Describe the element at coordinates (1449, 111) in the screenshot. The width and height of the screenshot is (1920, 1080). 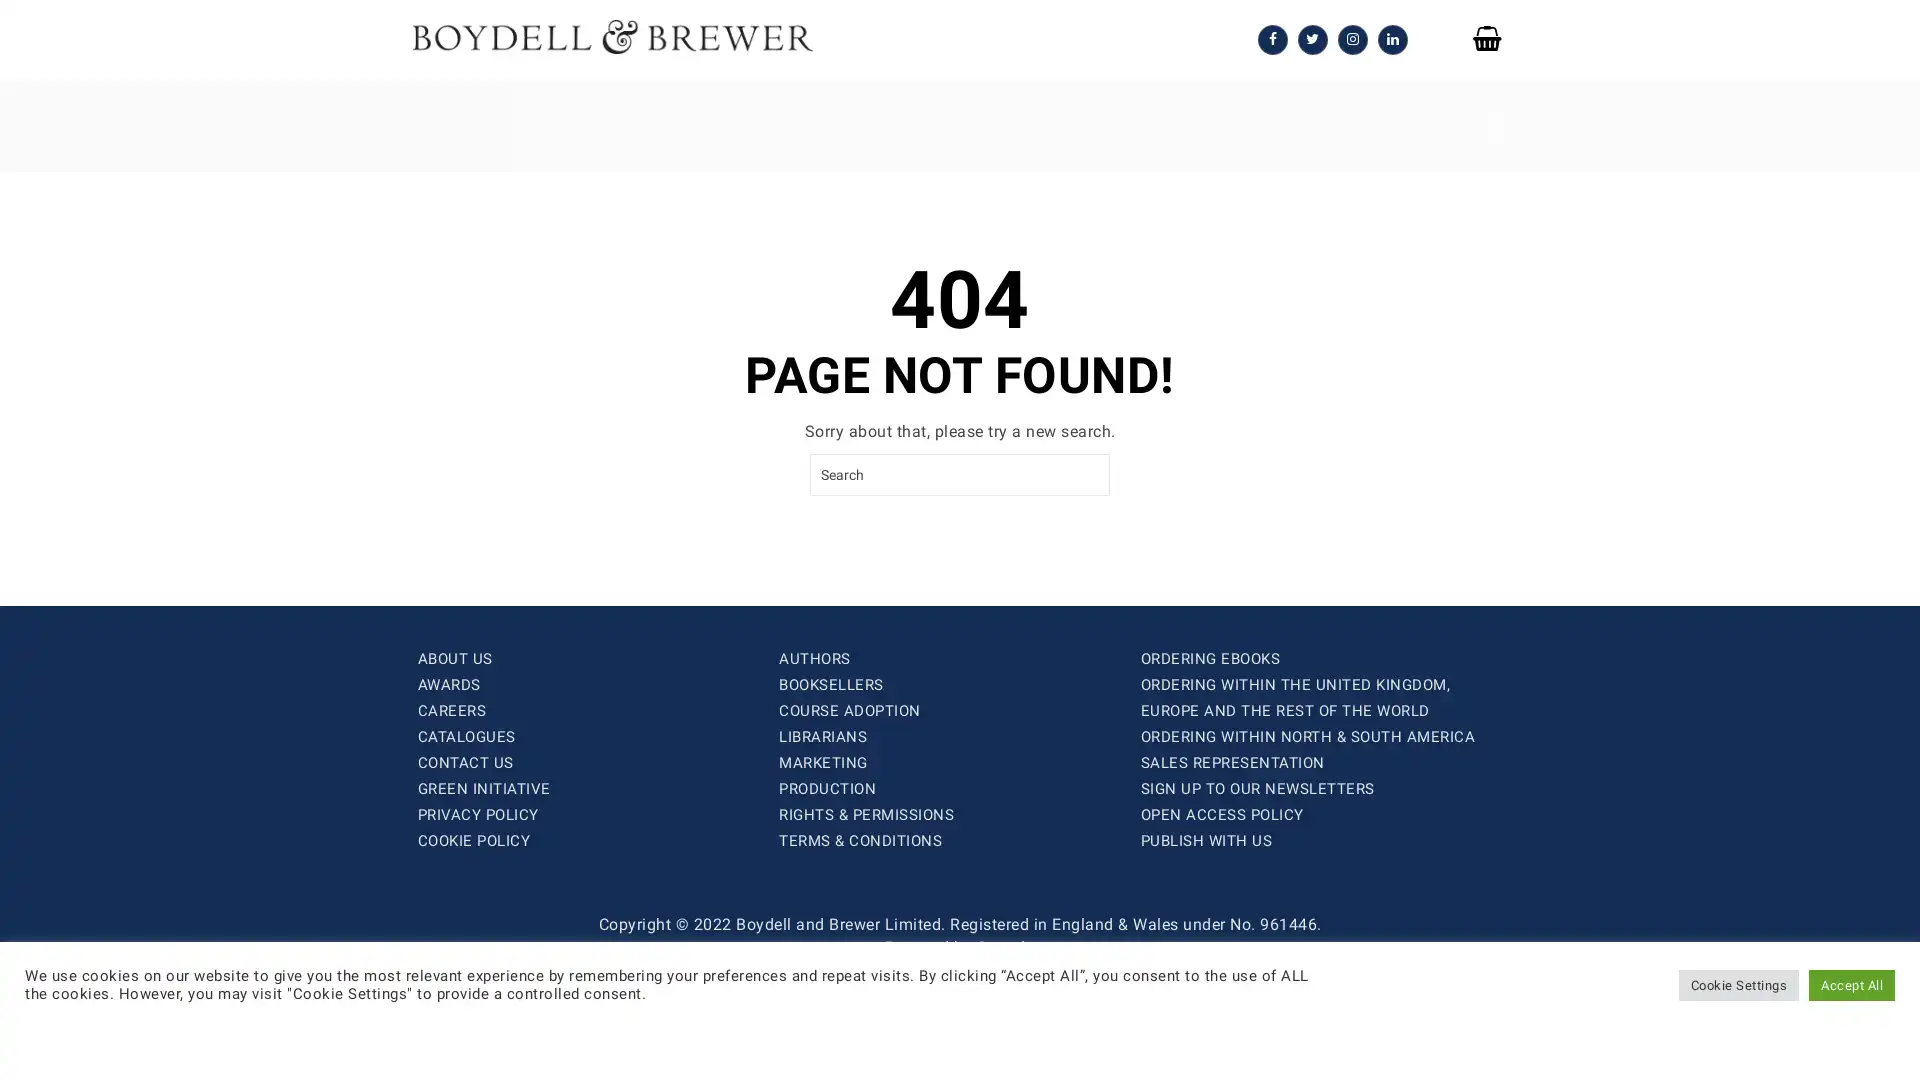
I see `SEARCH` at that location.